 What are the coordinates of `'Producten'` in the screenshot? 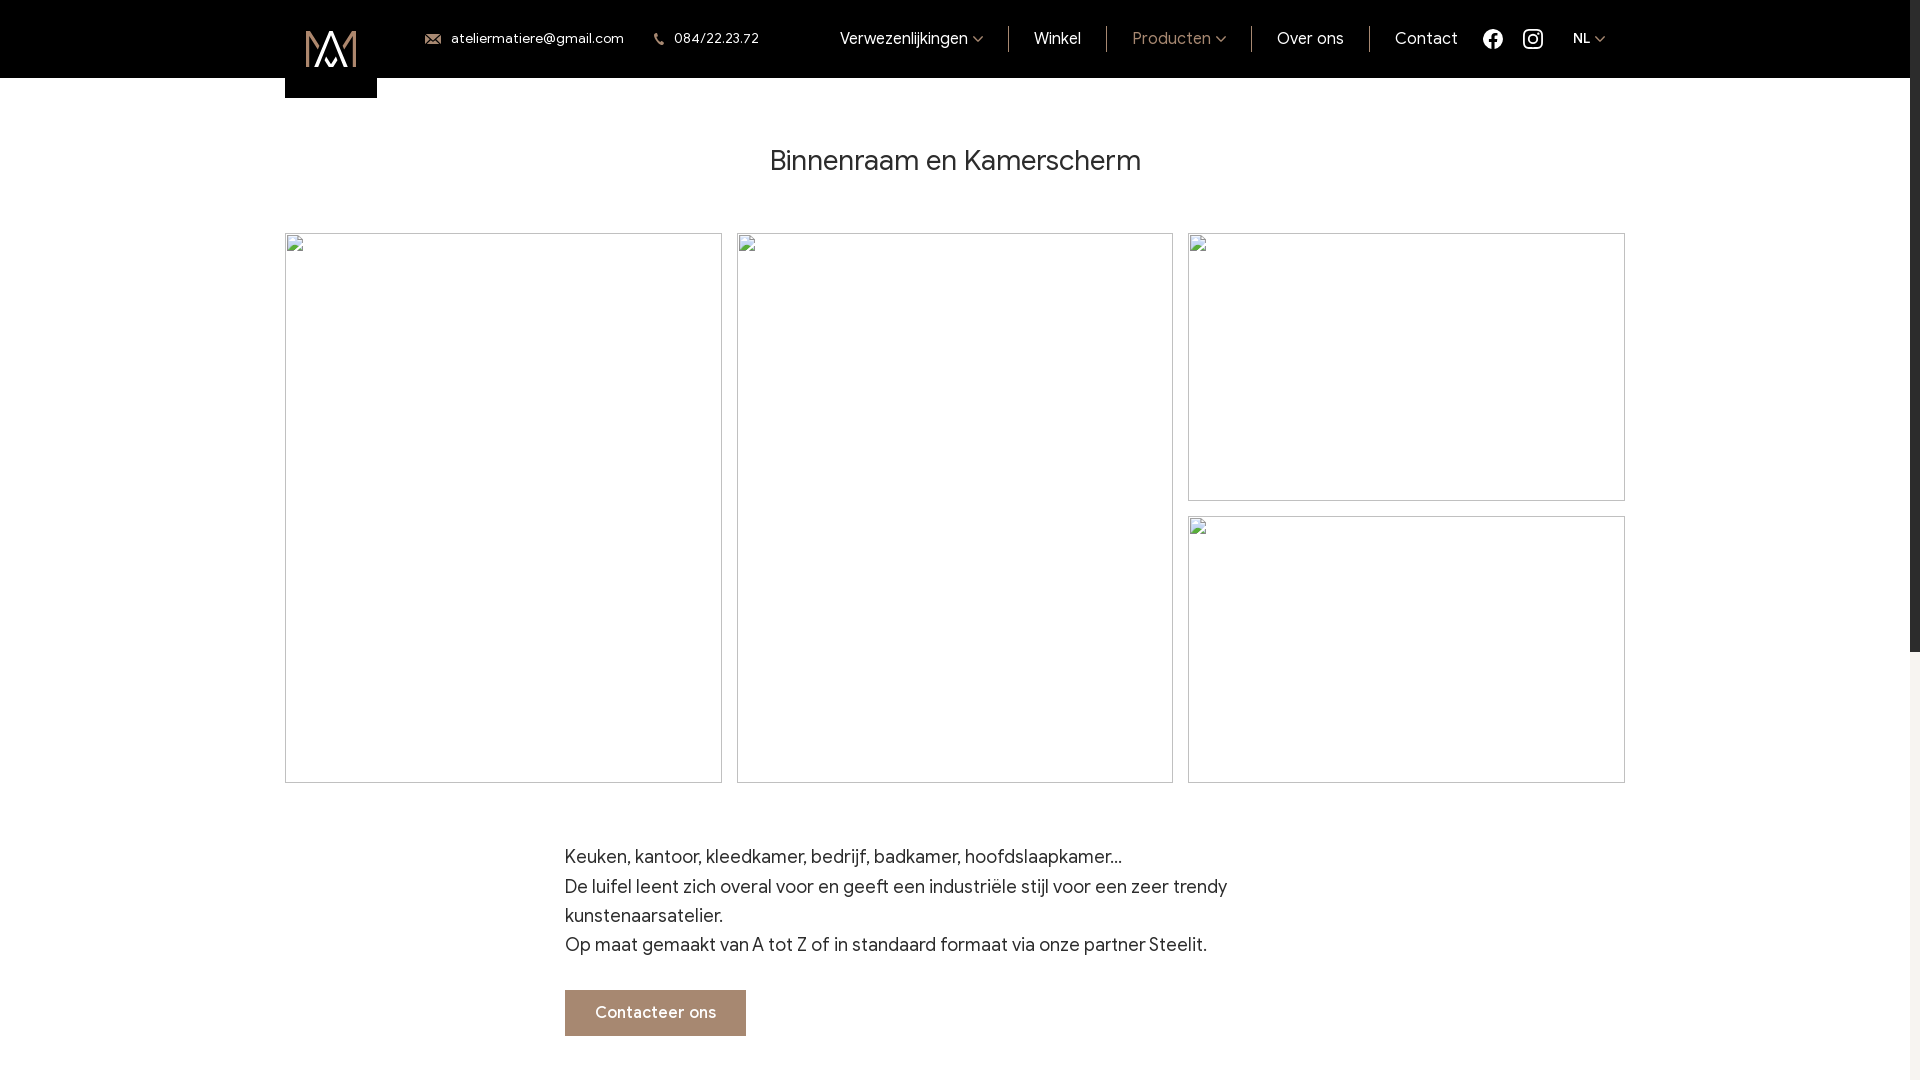 It's located at (1106, 38).